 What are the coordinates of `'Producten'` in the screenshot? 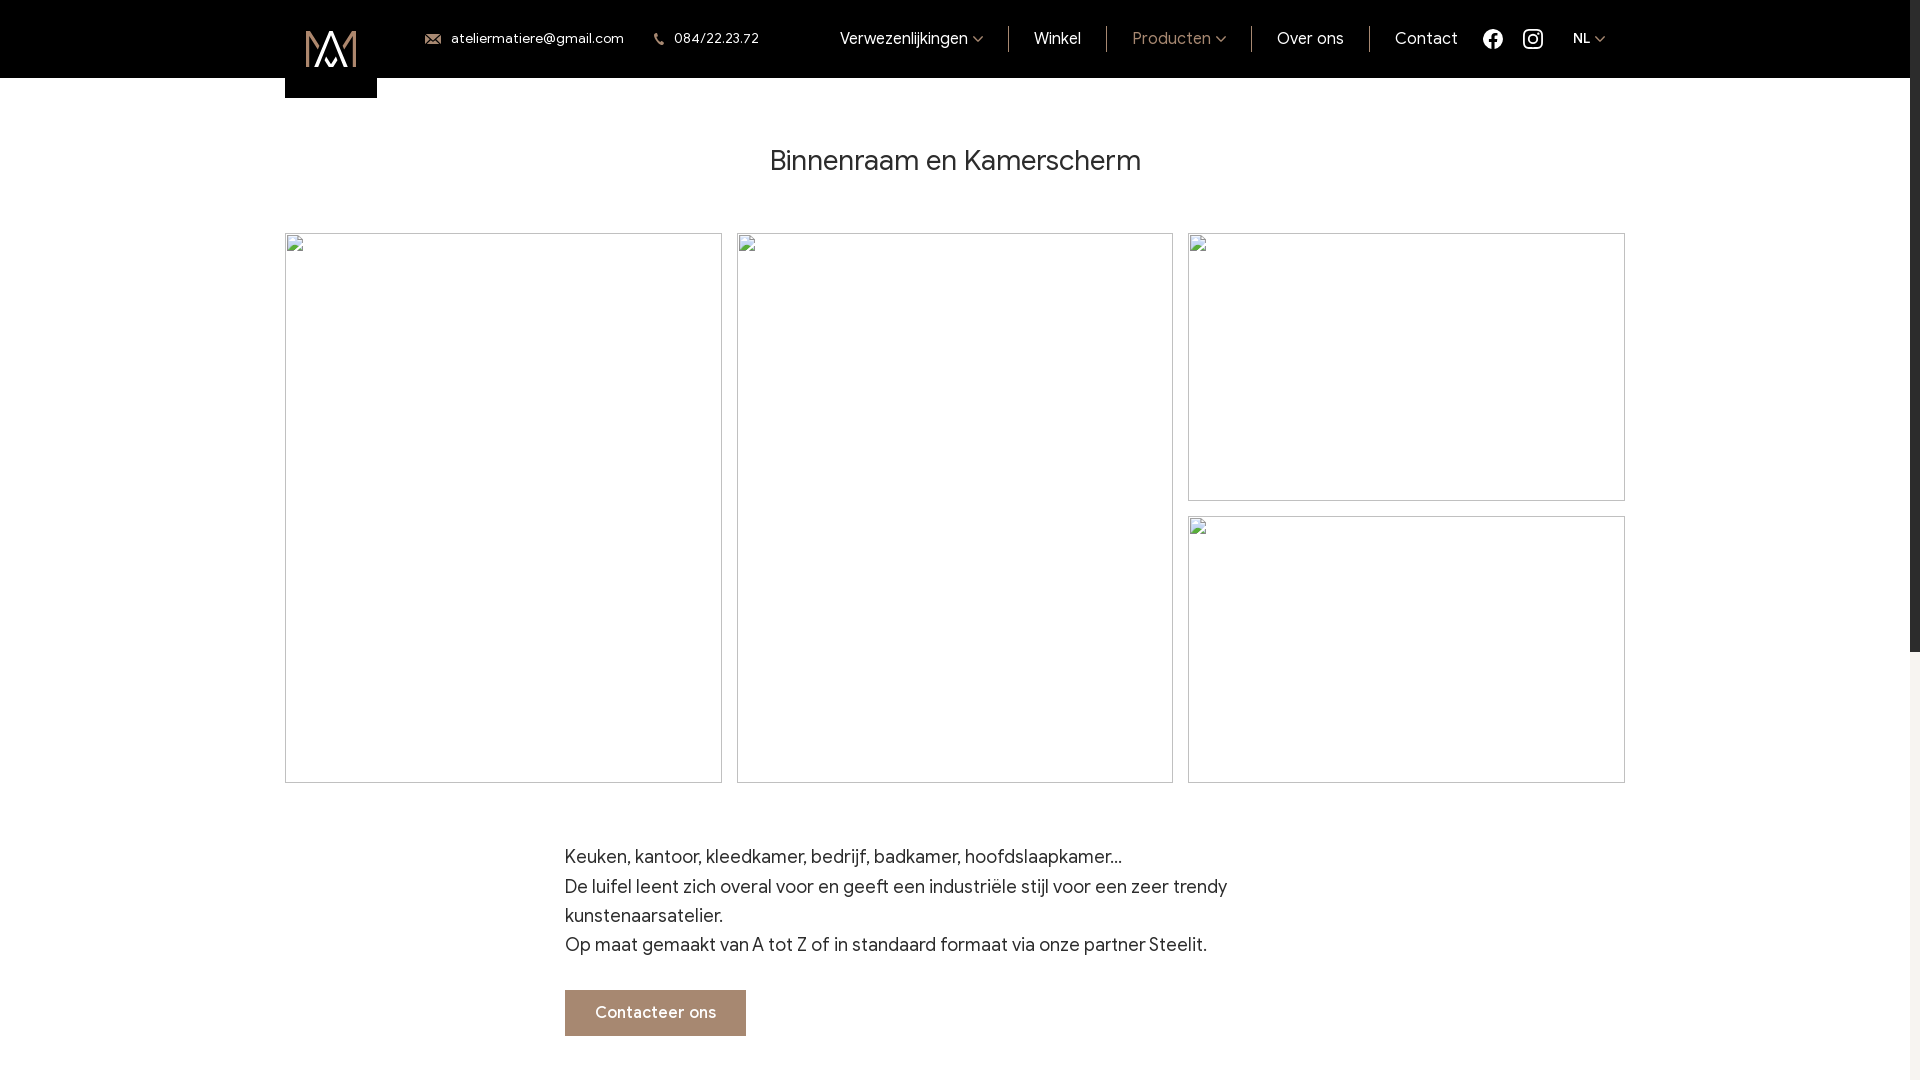 It's located at (1106, 38).